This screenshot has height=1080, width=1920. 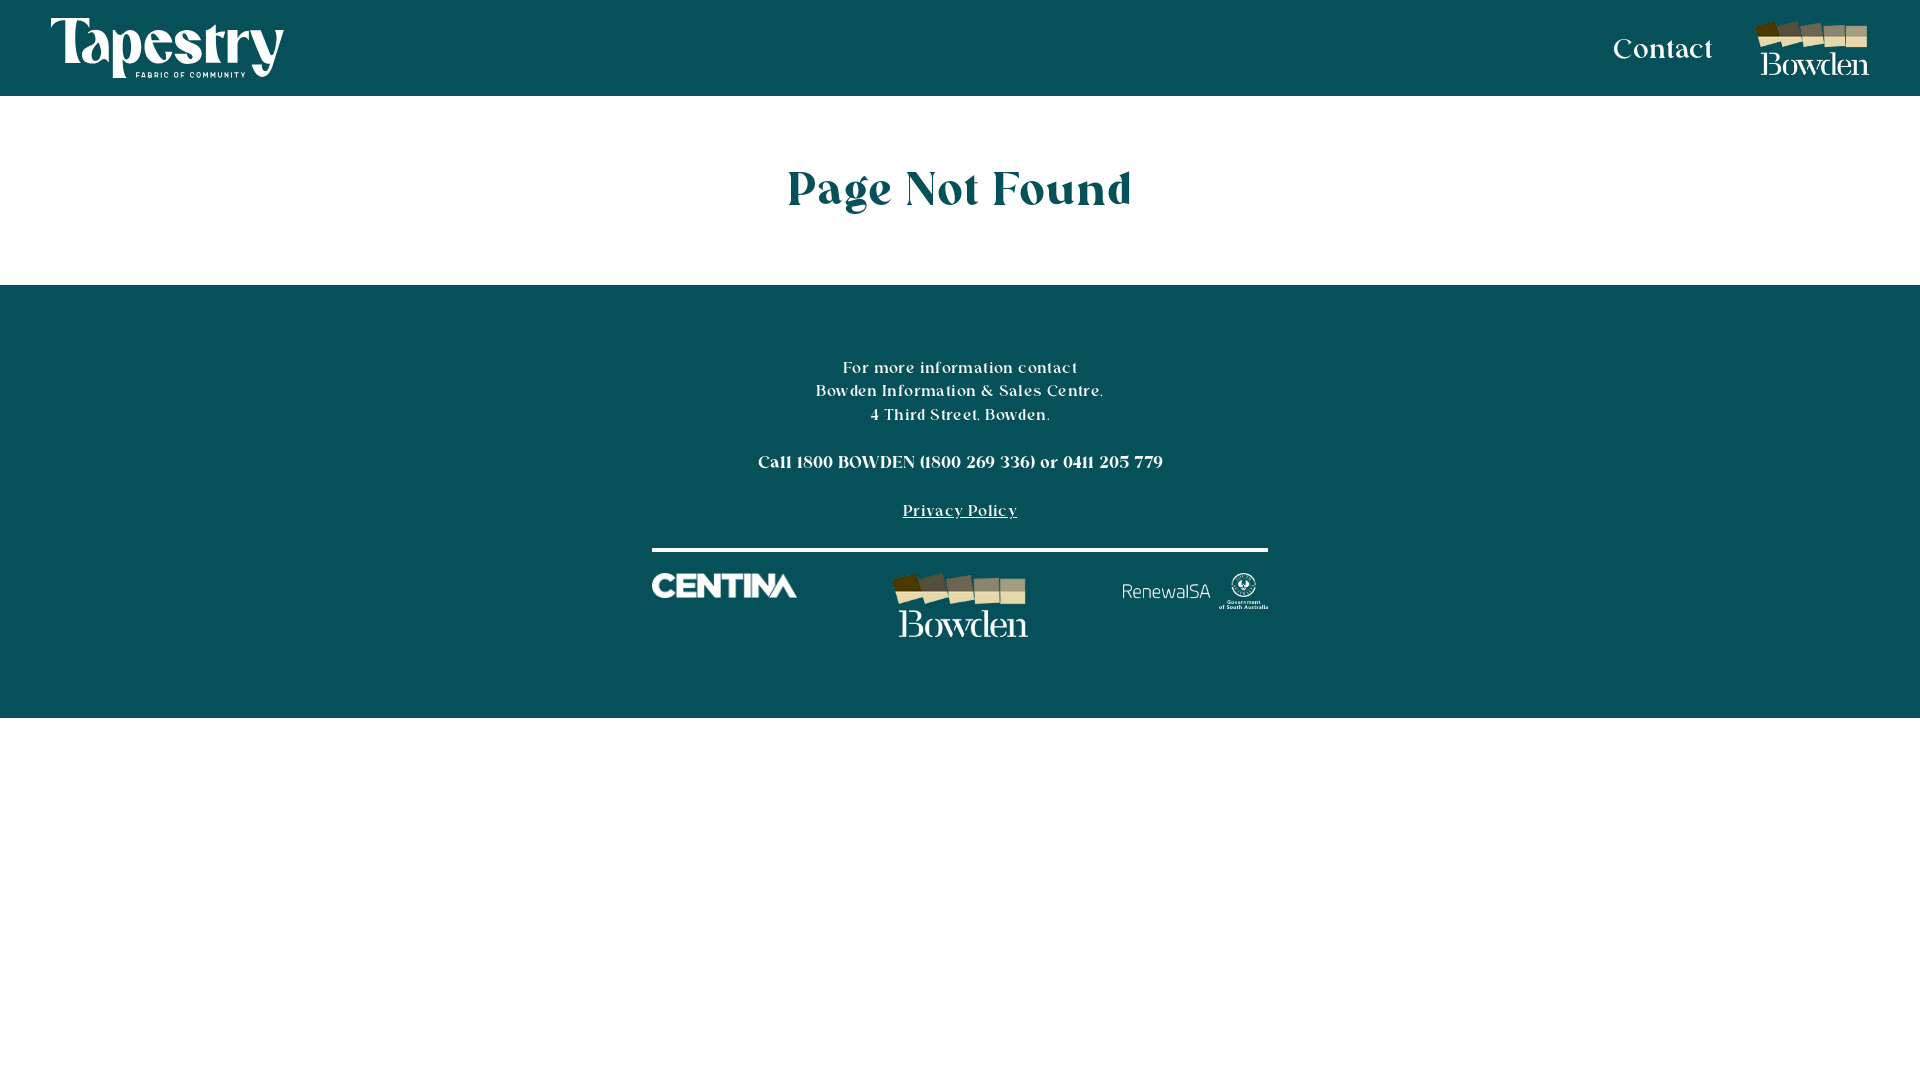 What do you see at coordinates (901, 510) in the screenshot?
I see `'Privacy Policy'` at bounding box center [901, 510].